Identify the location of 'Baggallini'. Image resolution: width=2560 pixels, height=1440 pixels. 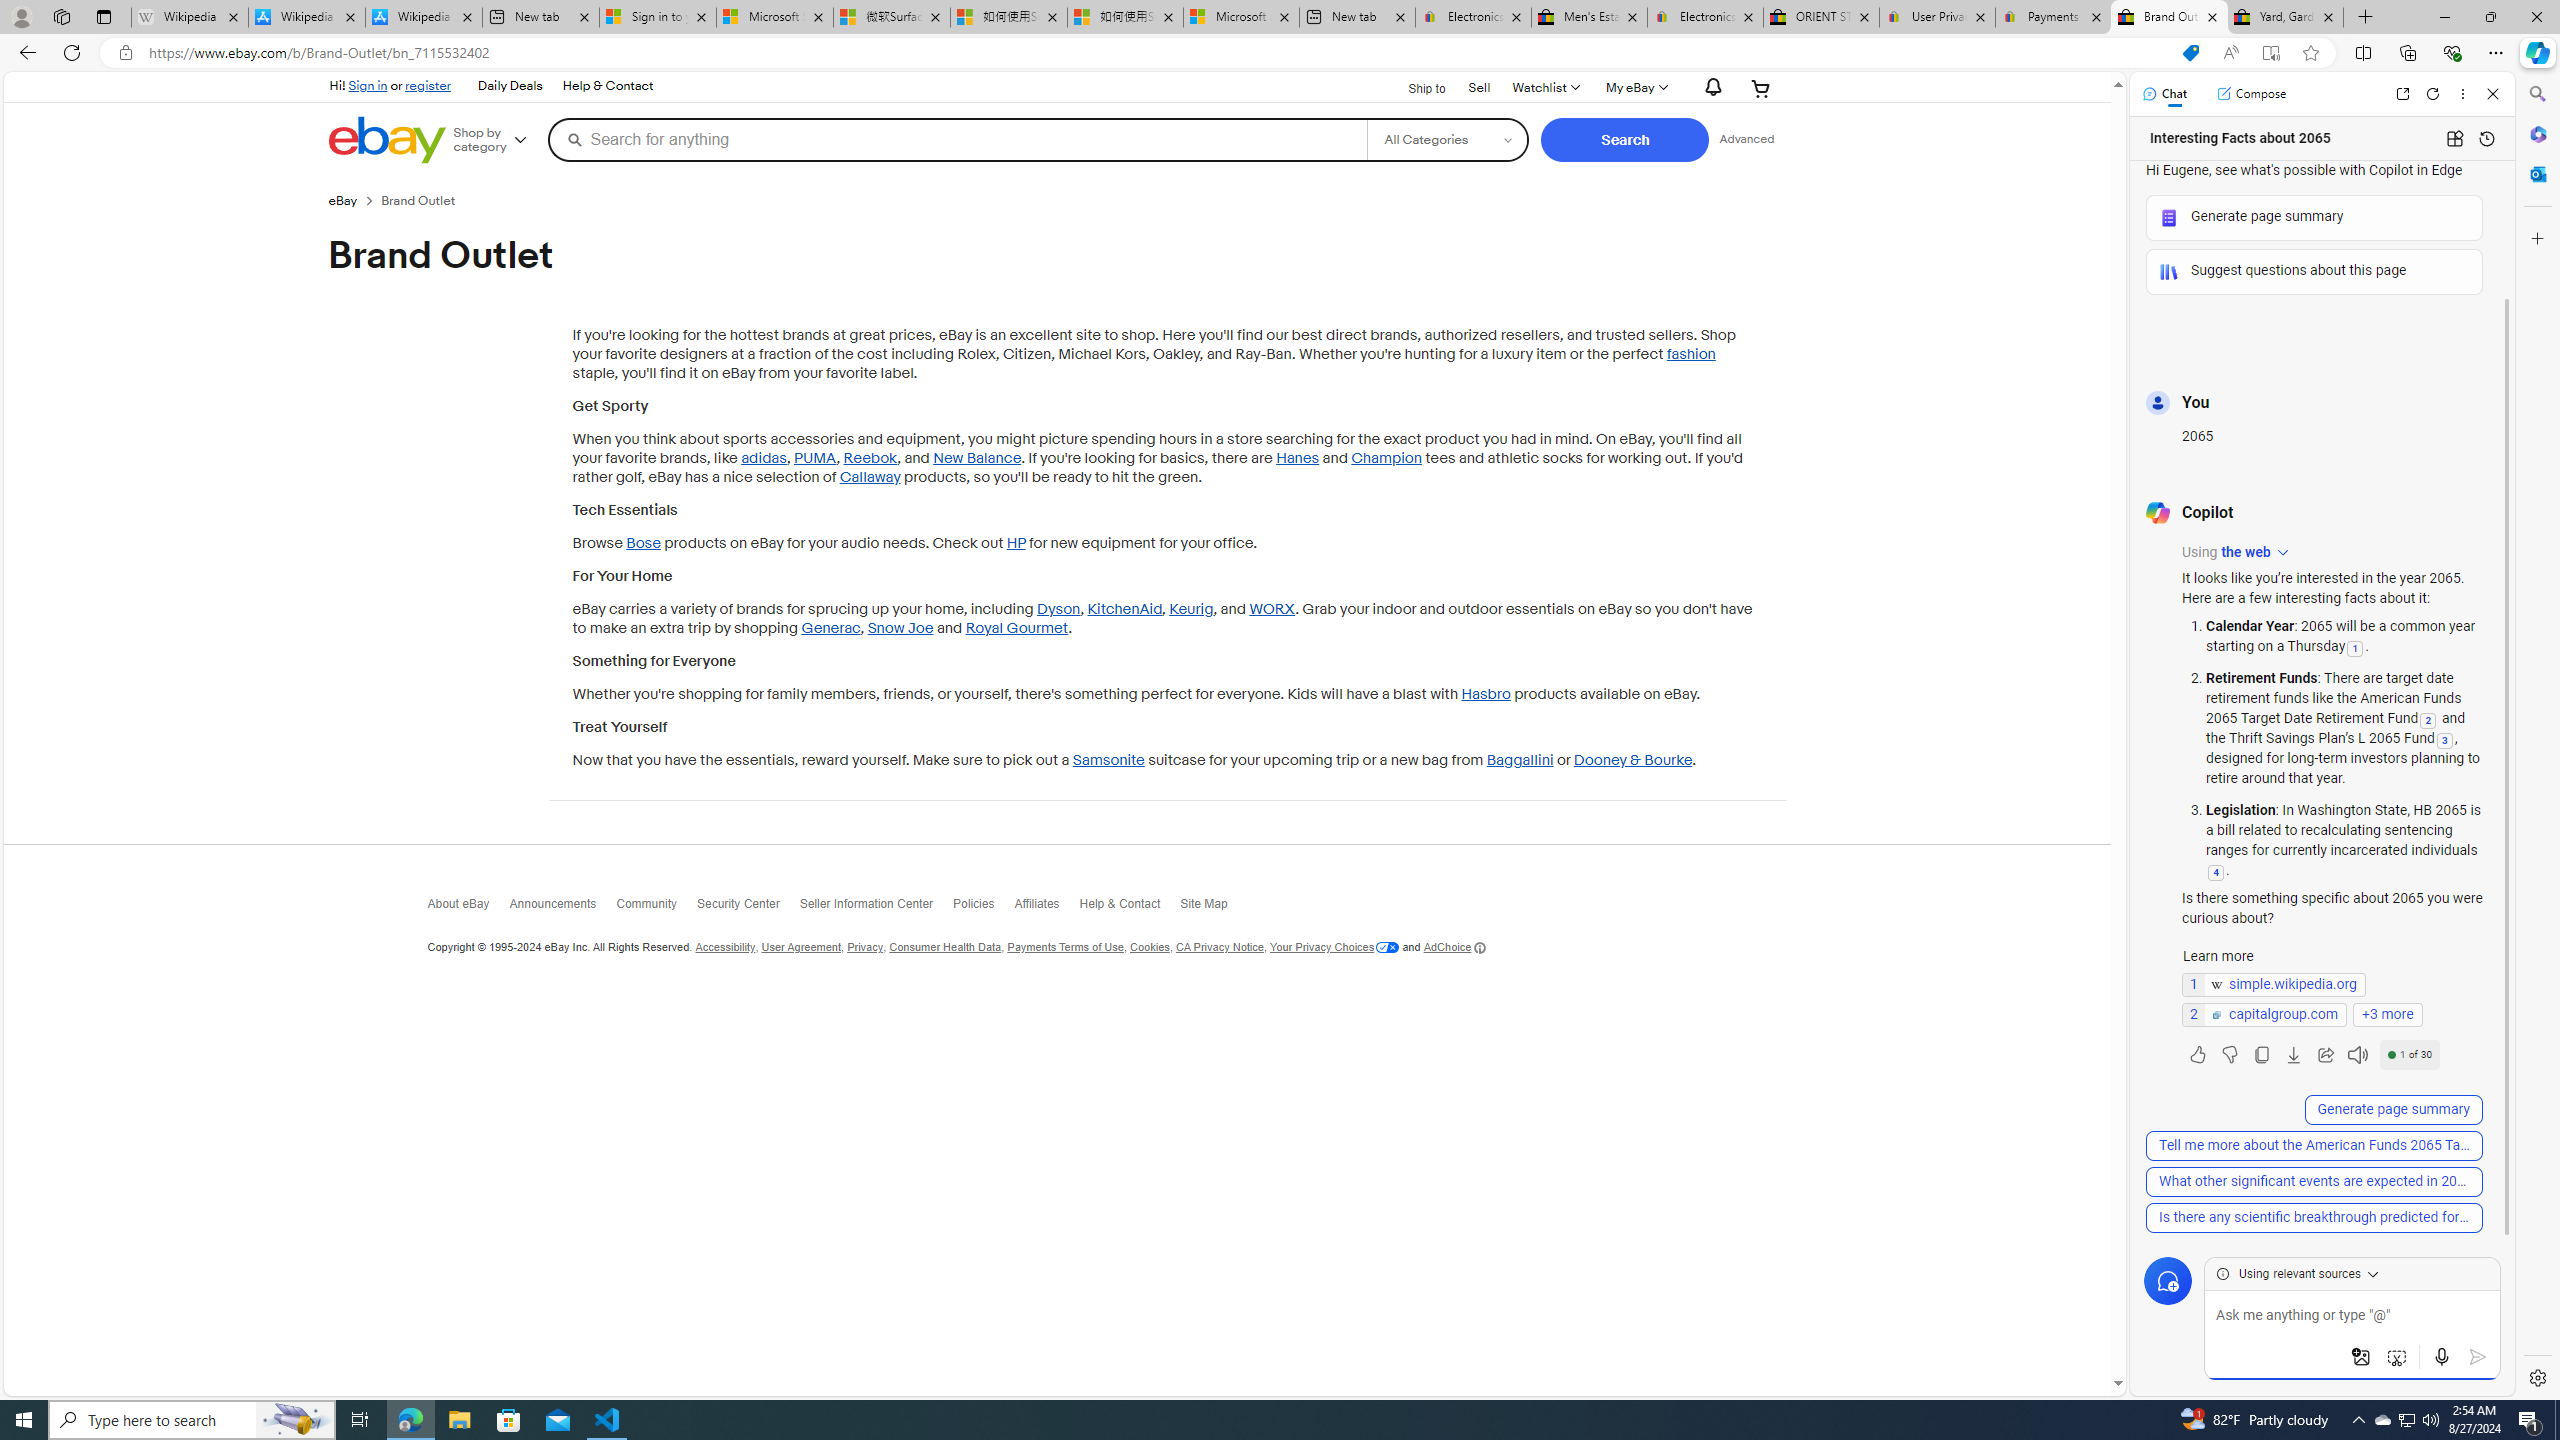
(1519, 761).